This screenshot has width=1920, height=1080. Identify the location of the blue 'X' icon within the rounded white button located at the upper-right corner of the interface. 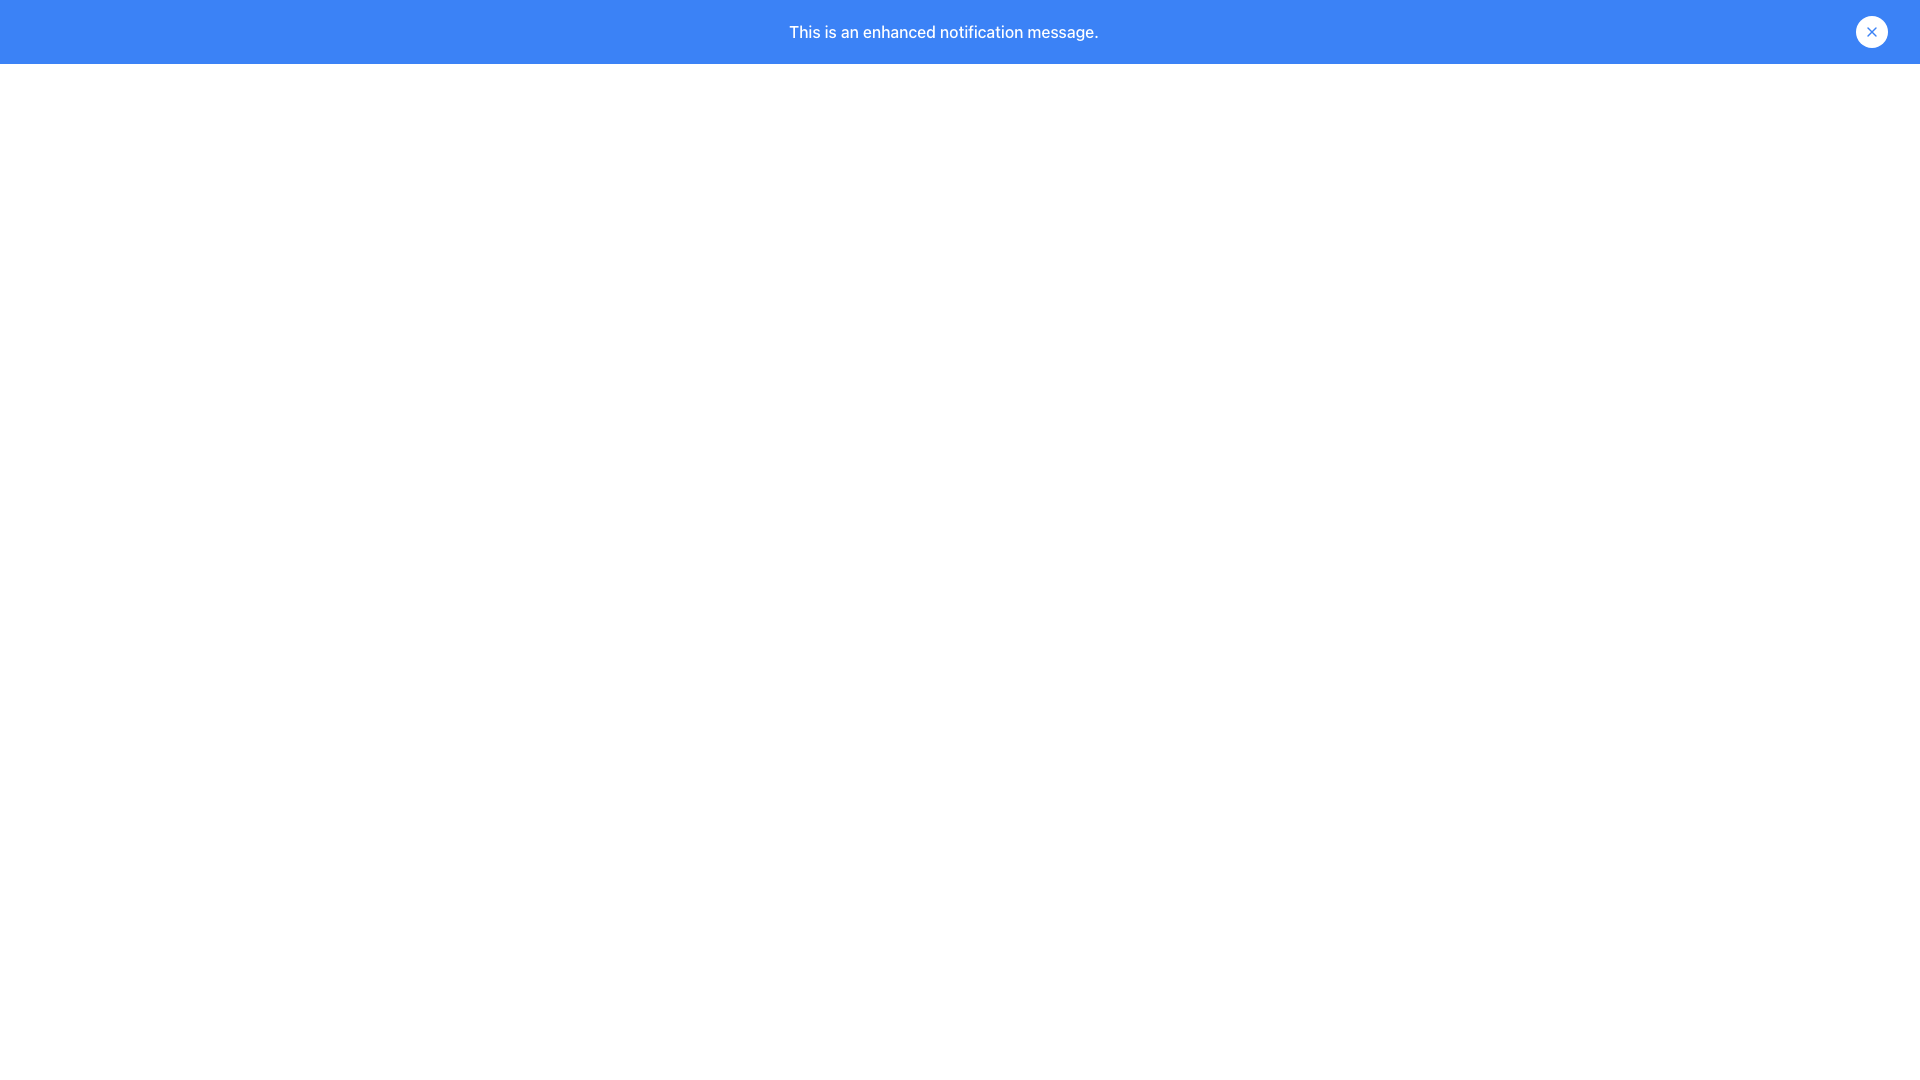
(1871, 31).